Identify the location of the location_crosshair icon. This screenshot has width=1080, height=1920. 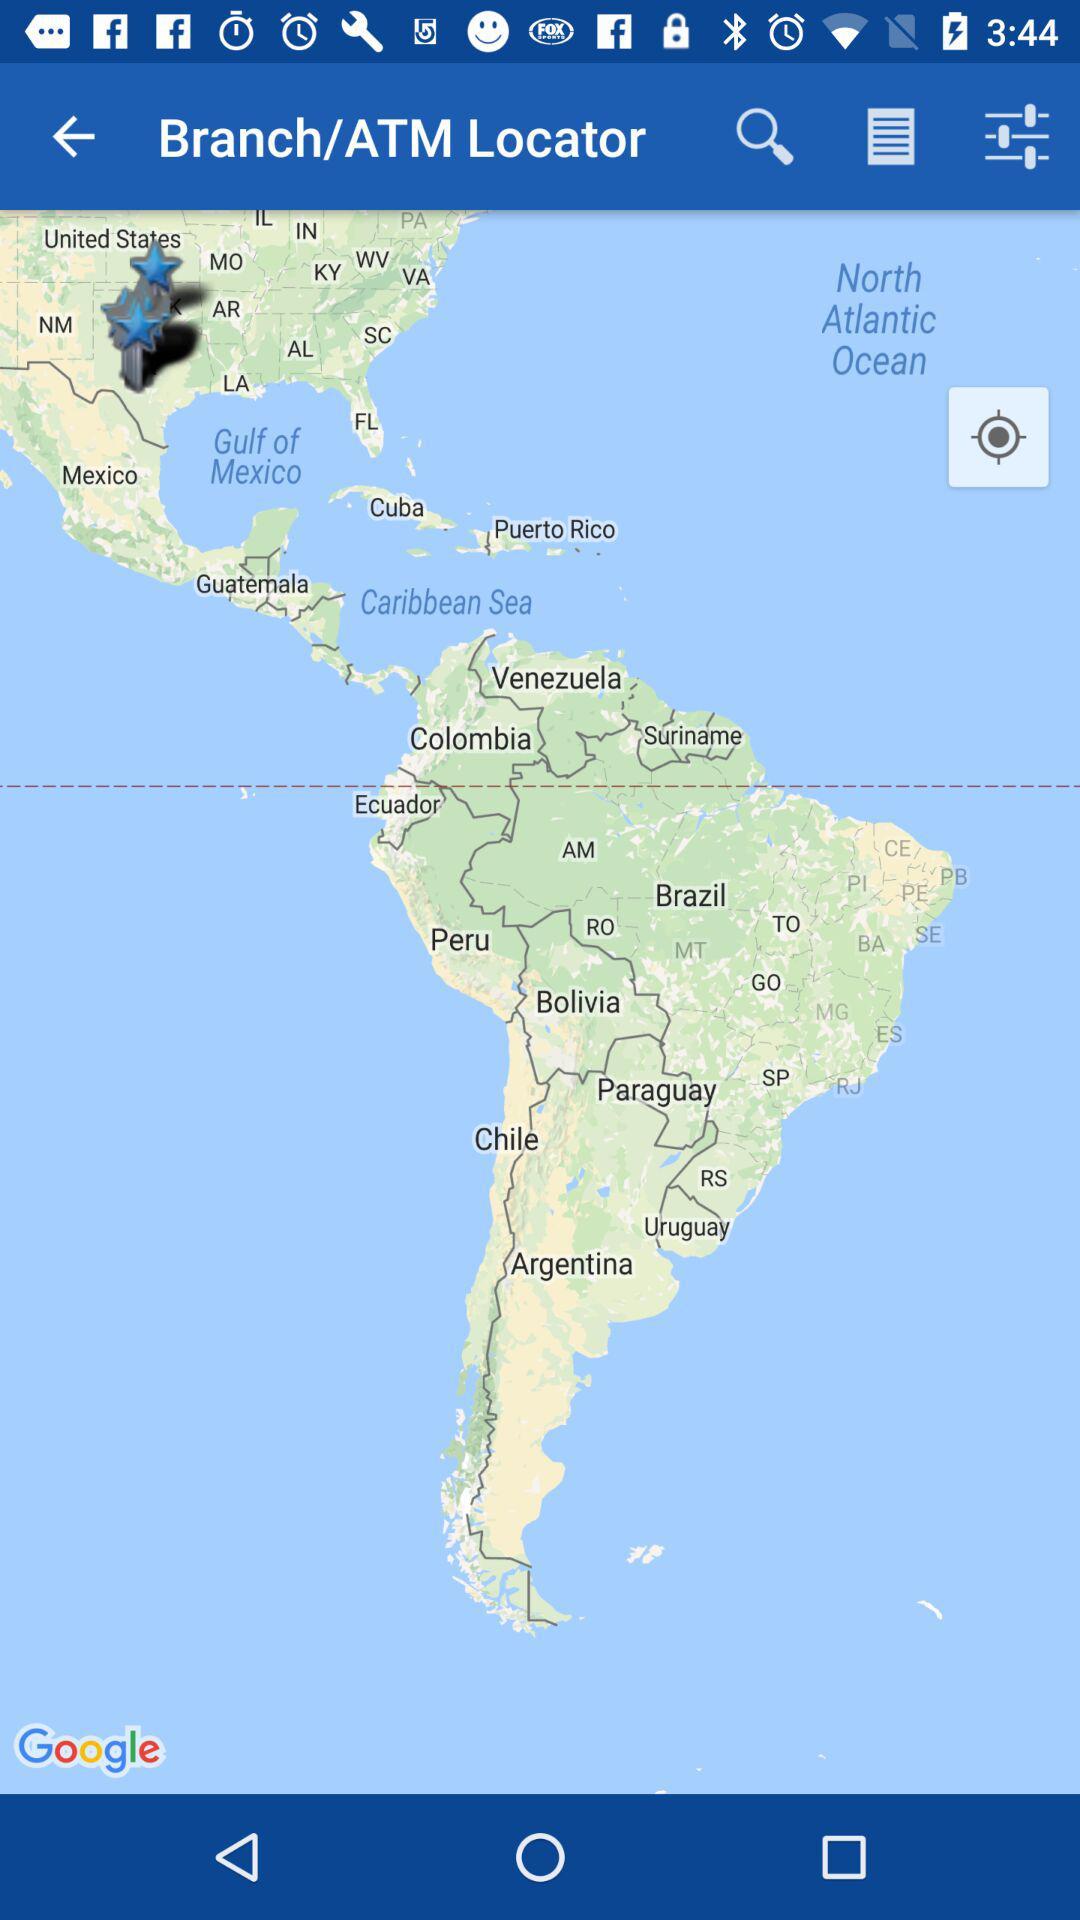
(998, 437).